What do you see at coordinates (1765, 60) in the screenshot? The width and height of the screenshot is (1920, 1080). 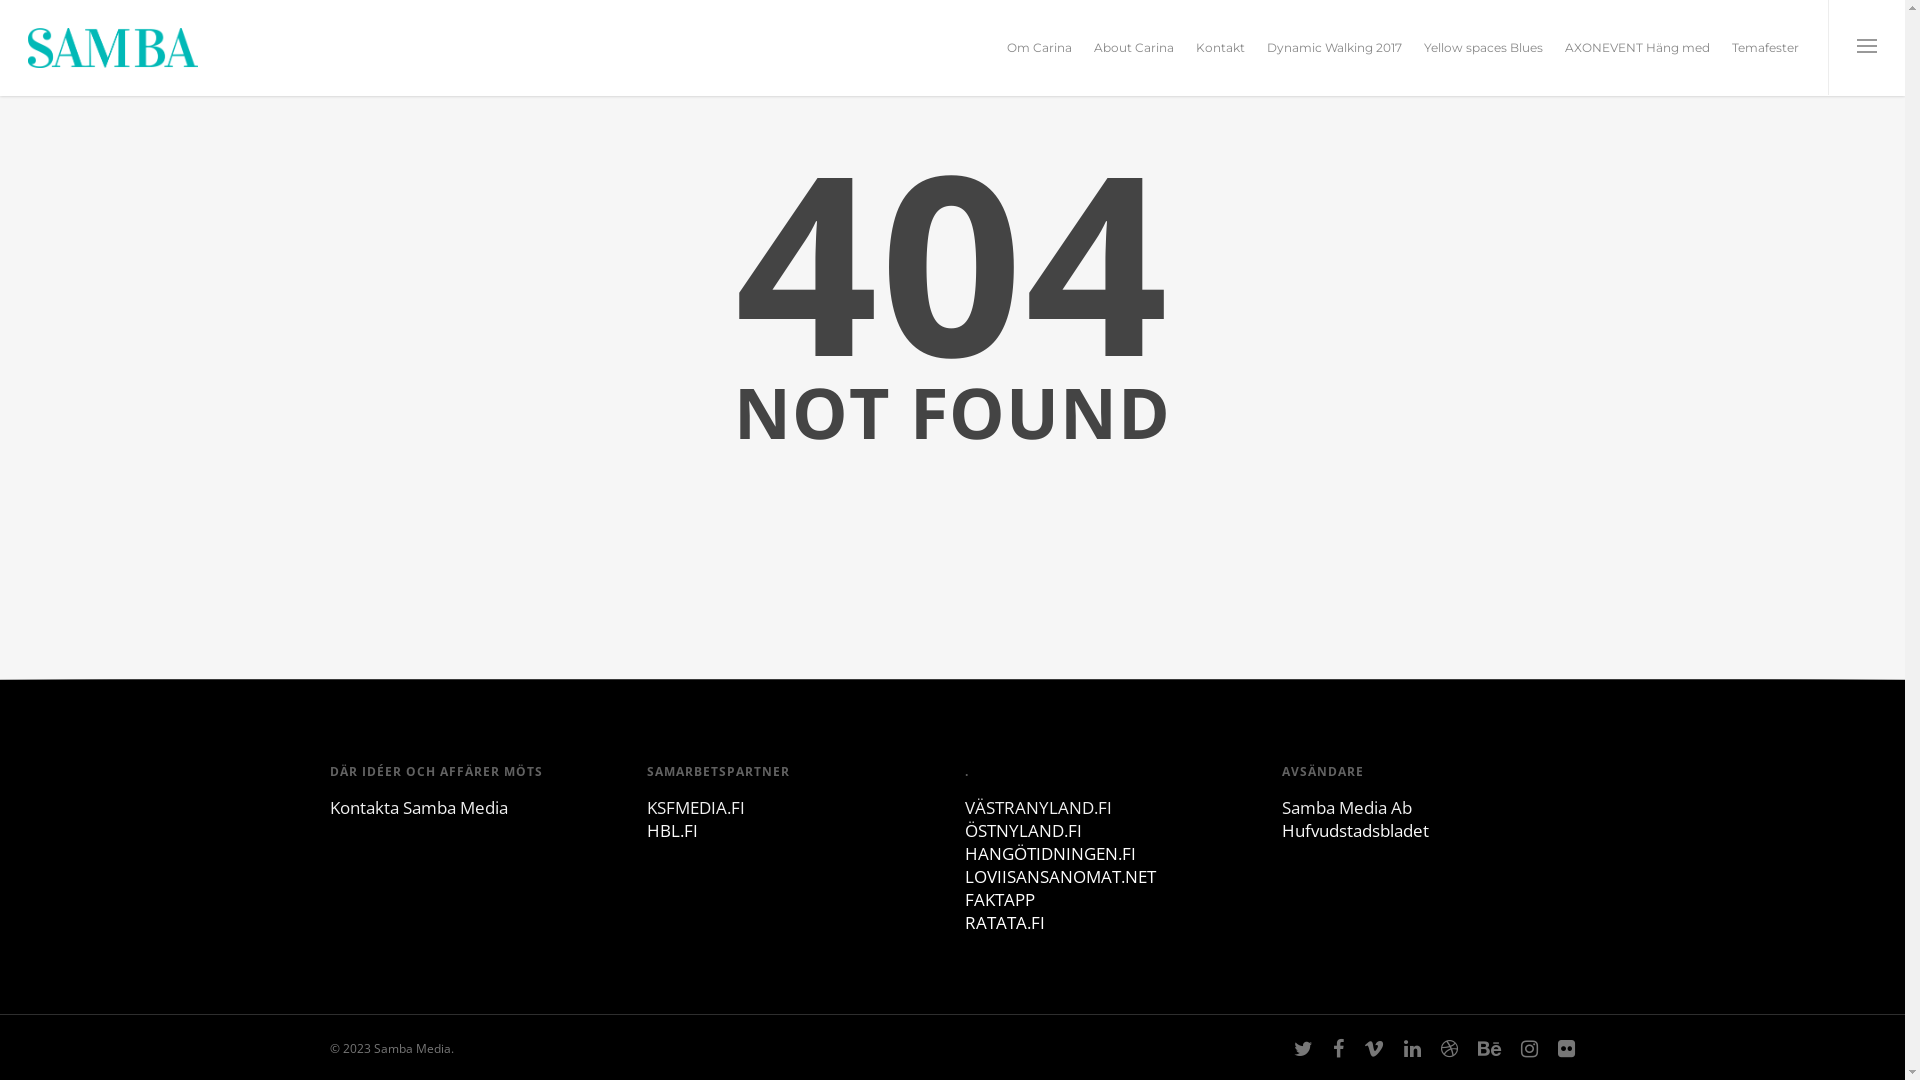 I see `'Temafester'` at bounding box center [1765, 60].